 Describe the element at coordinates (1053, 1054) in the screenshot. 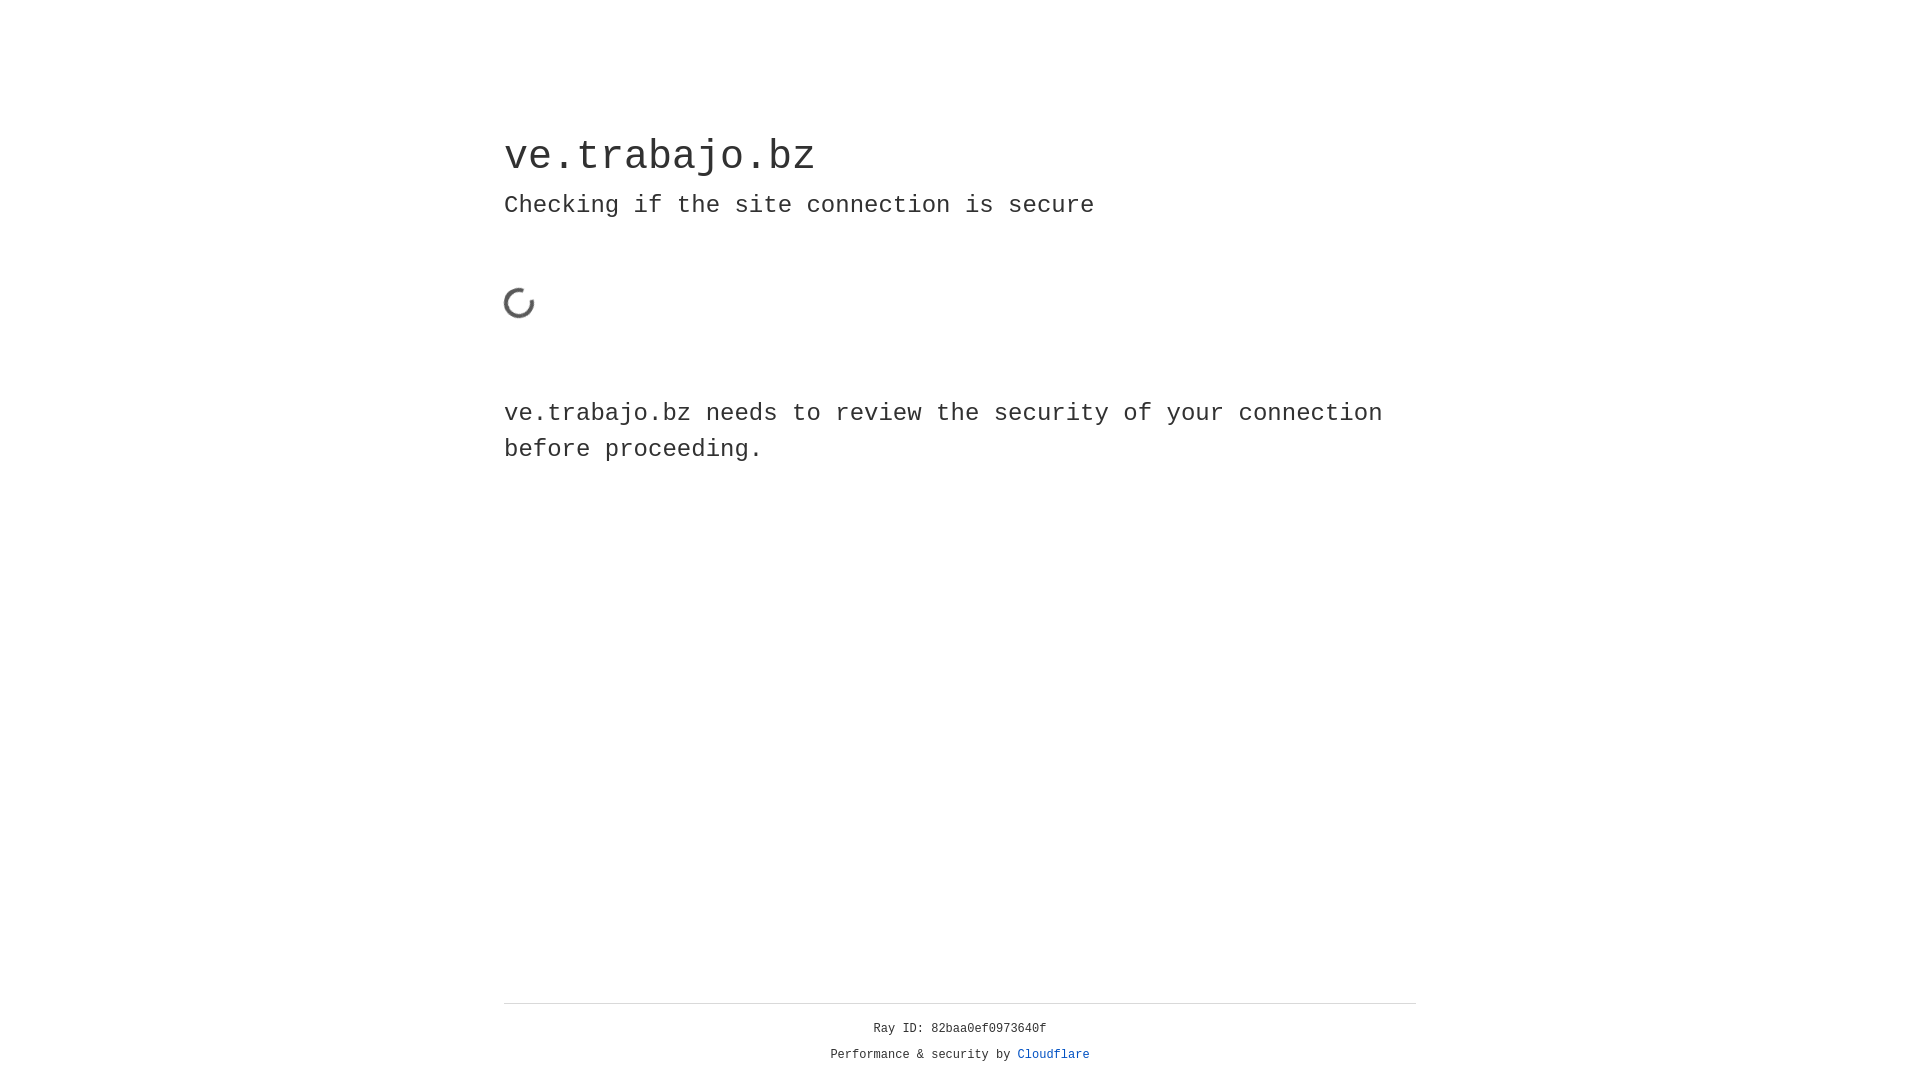

I see `'Cloudflare'` at that location.